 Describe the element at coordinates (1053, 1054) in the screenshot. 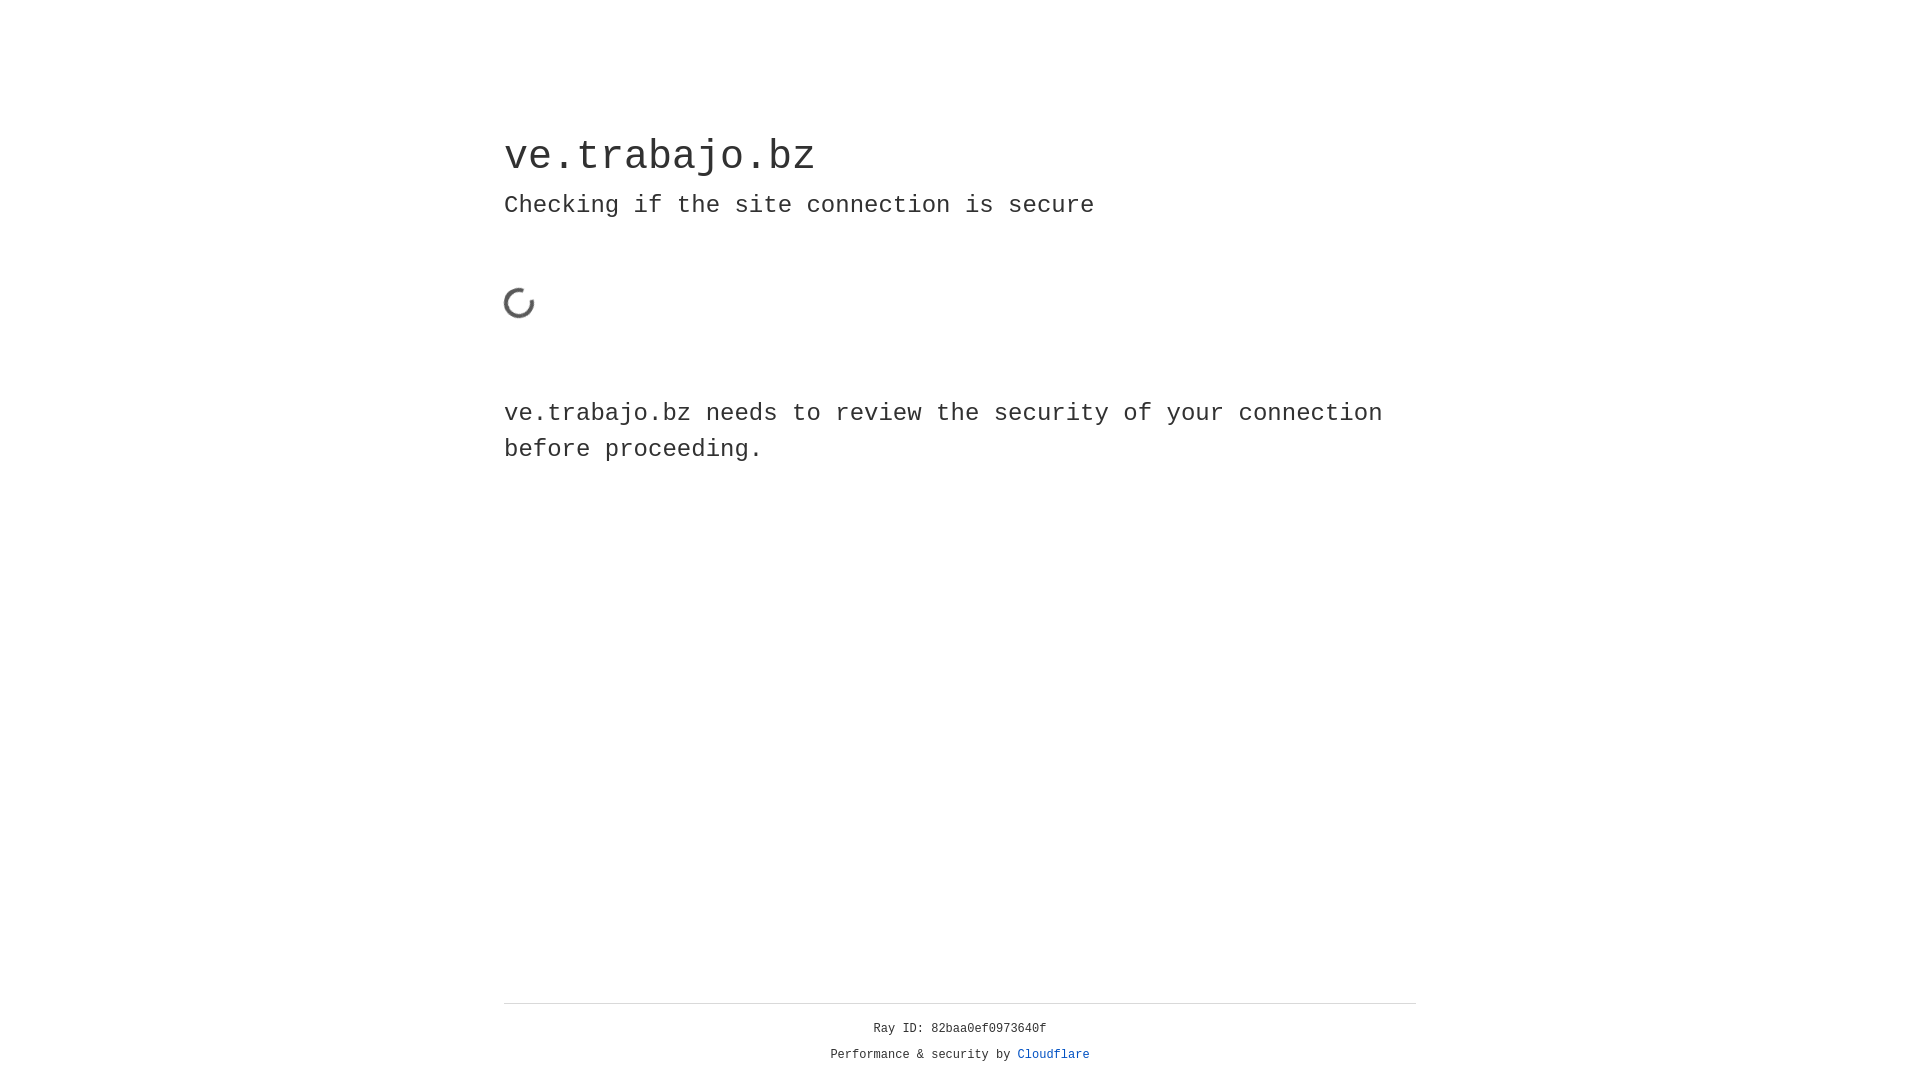

I see `'Cloudflare'` at that location.